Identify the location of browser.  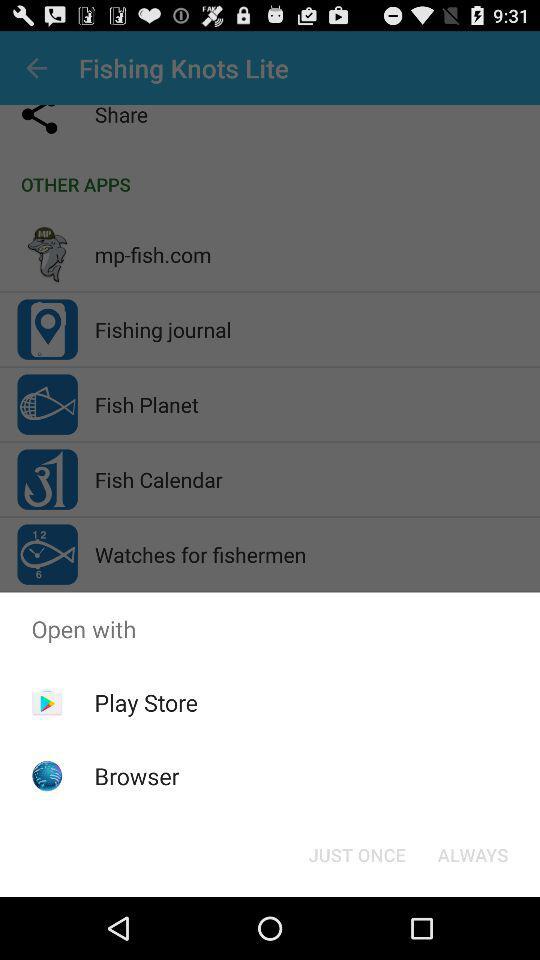
(136, 775).